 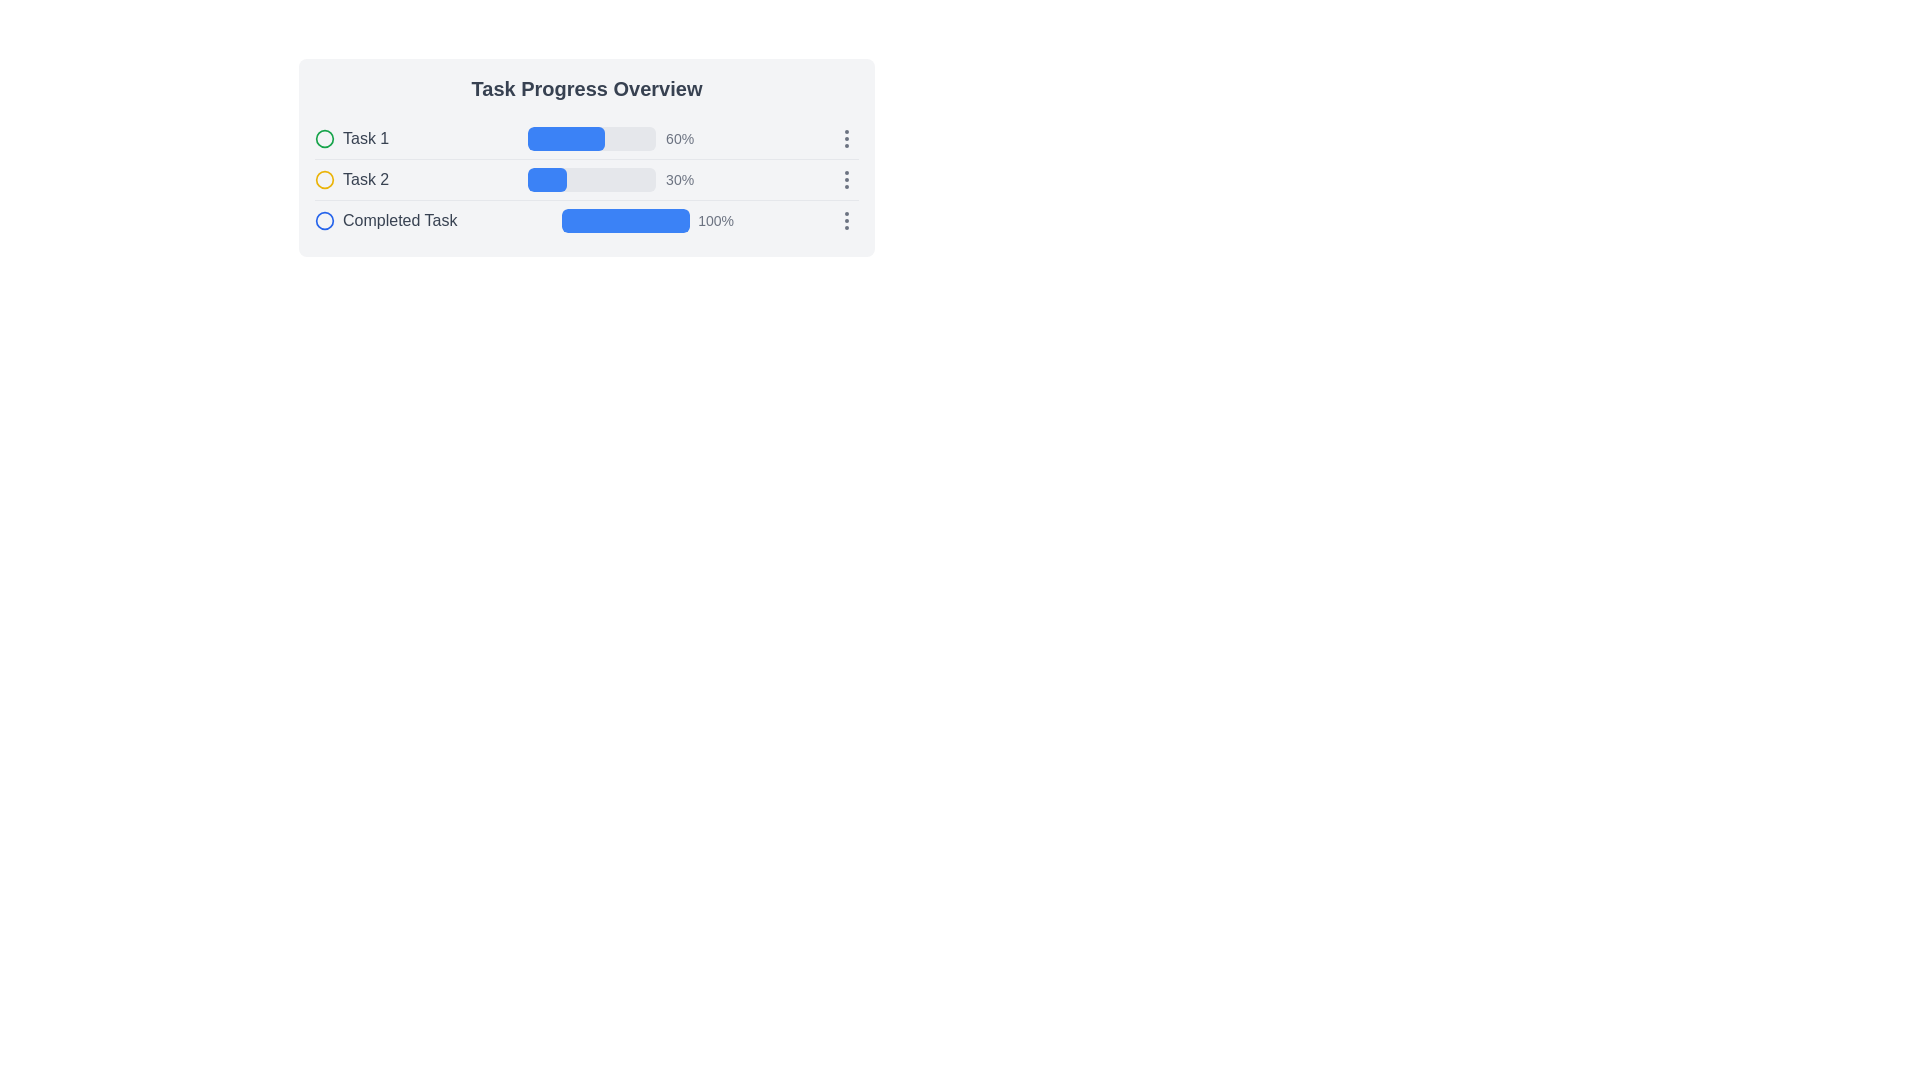 I want to click on percentage value displayed next to the second progress bar for 'Task 2' in the 'Task Progress Overview' section, so click(x=611, y=180).